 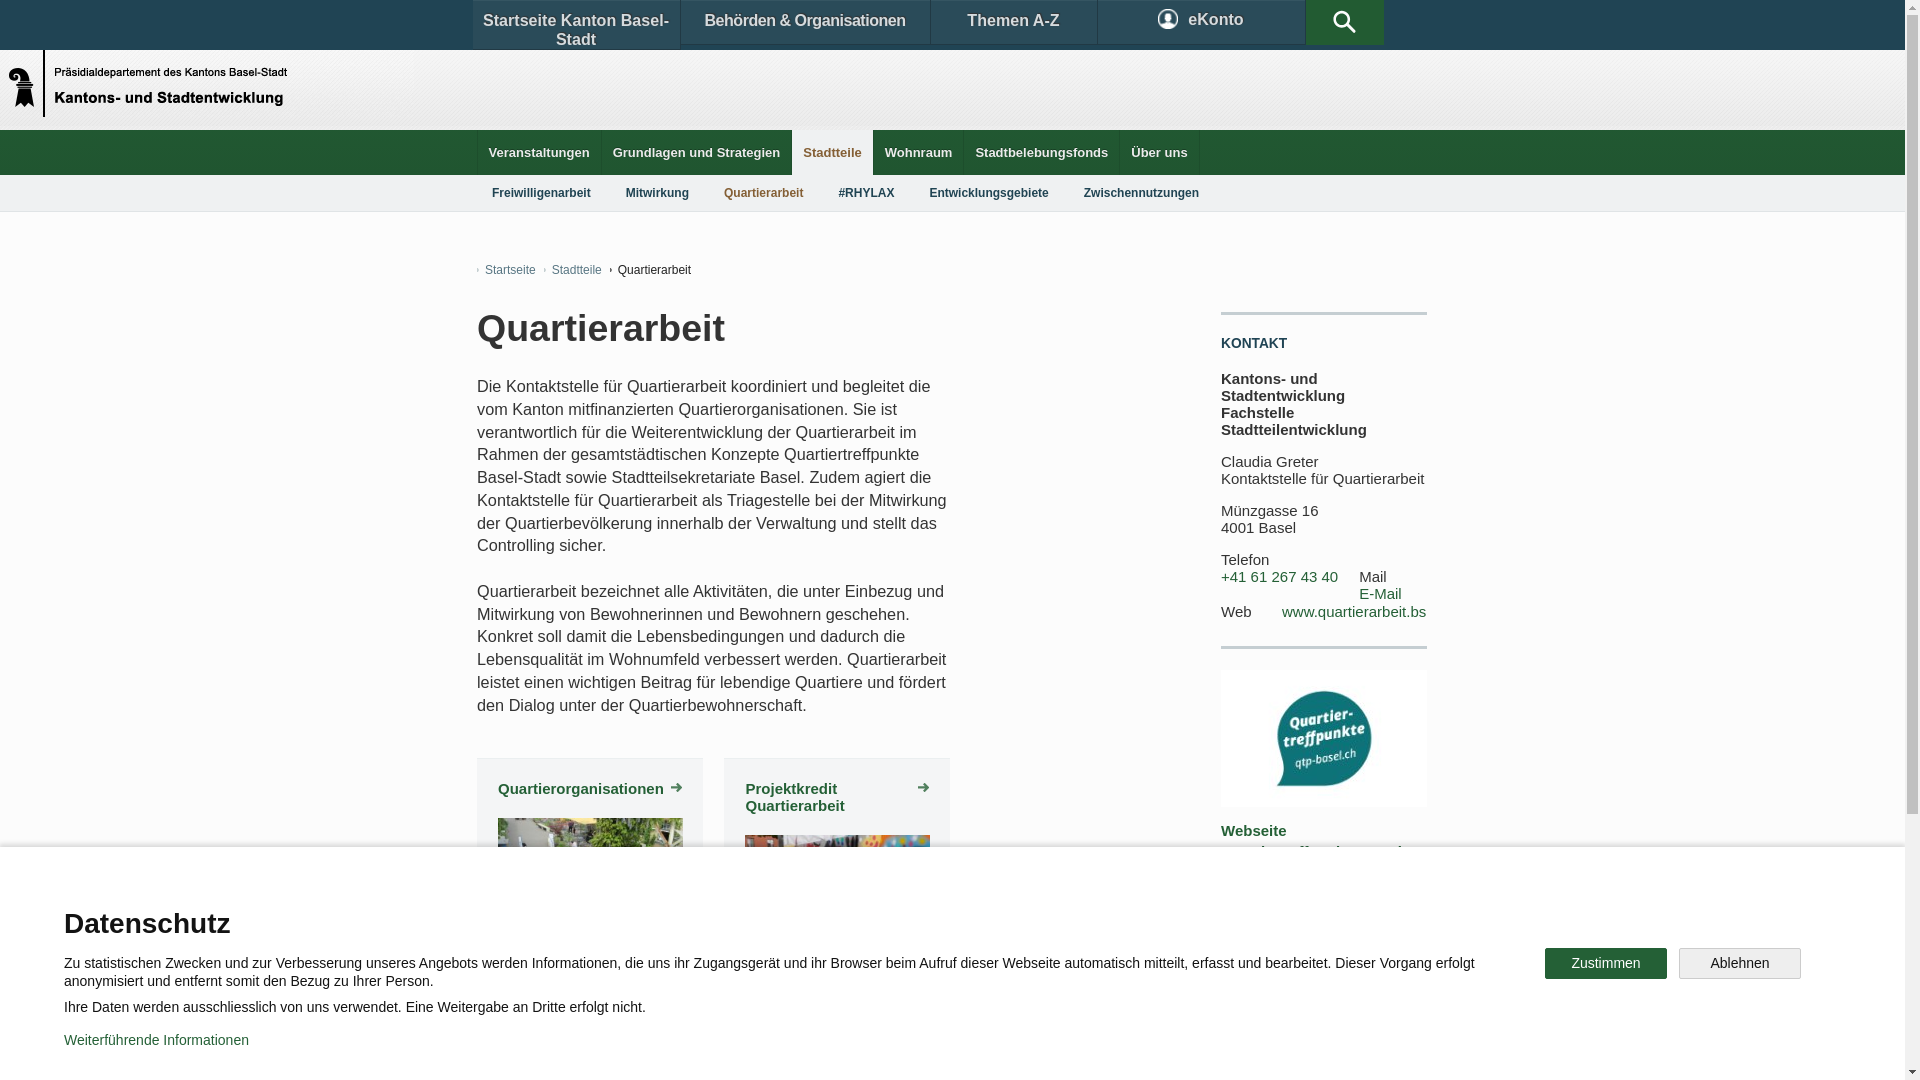 I want to click on 'Zustimmen', so click(x=1606, y=962).